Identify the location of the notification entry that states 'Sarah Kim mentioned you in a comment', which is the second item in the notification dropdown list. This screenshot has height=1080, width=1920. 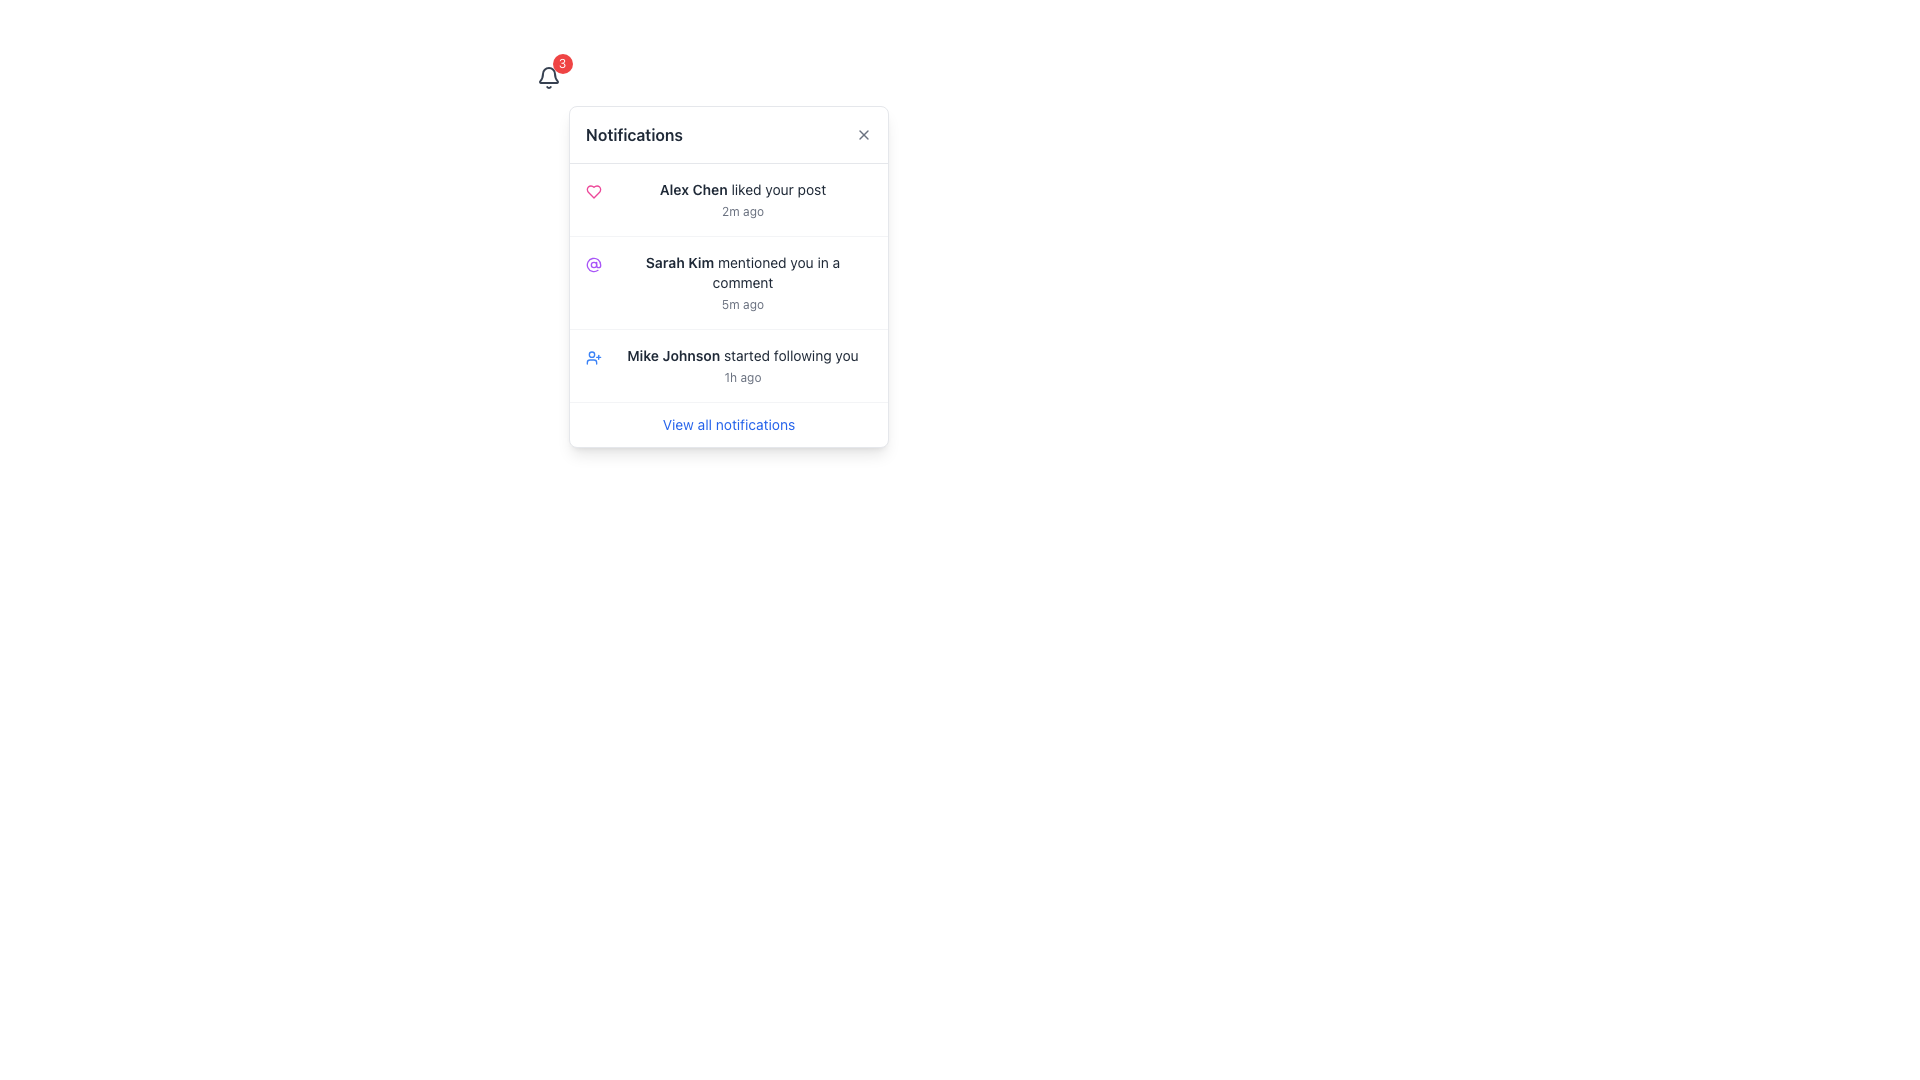
(742, 282).